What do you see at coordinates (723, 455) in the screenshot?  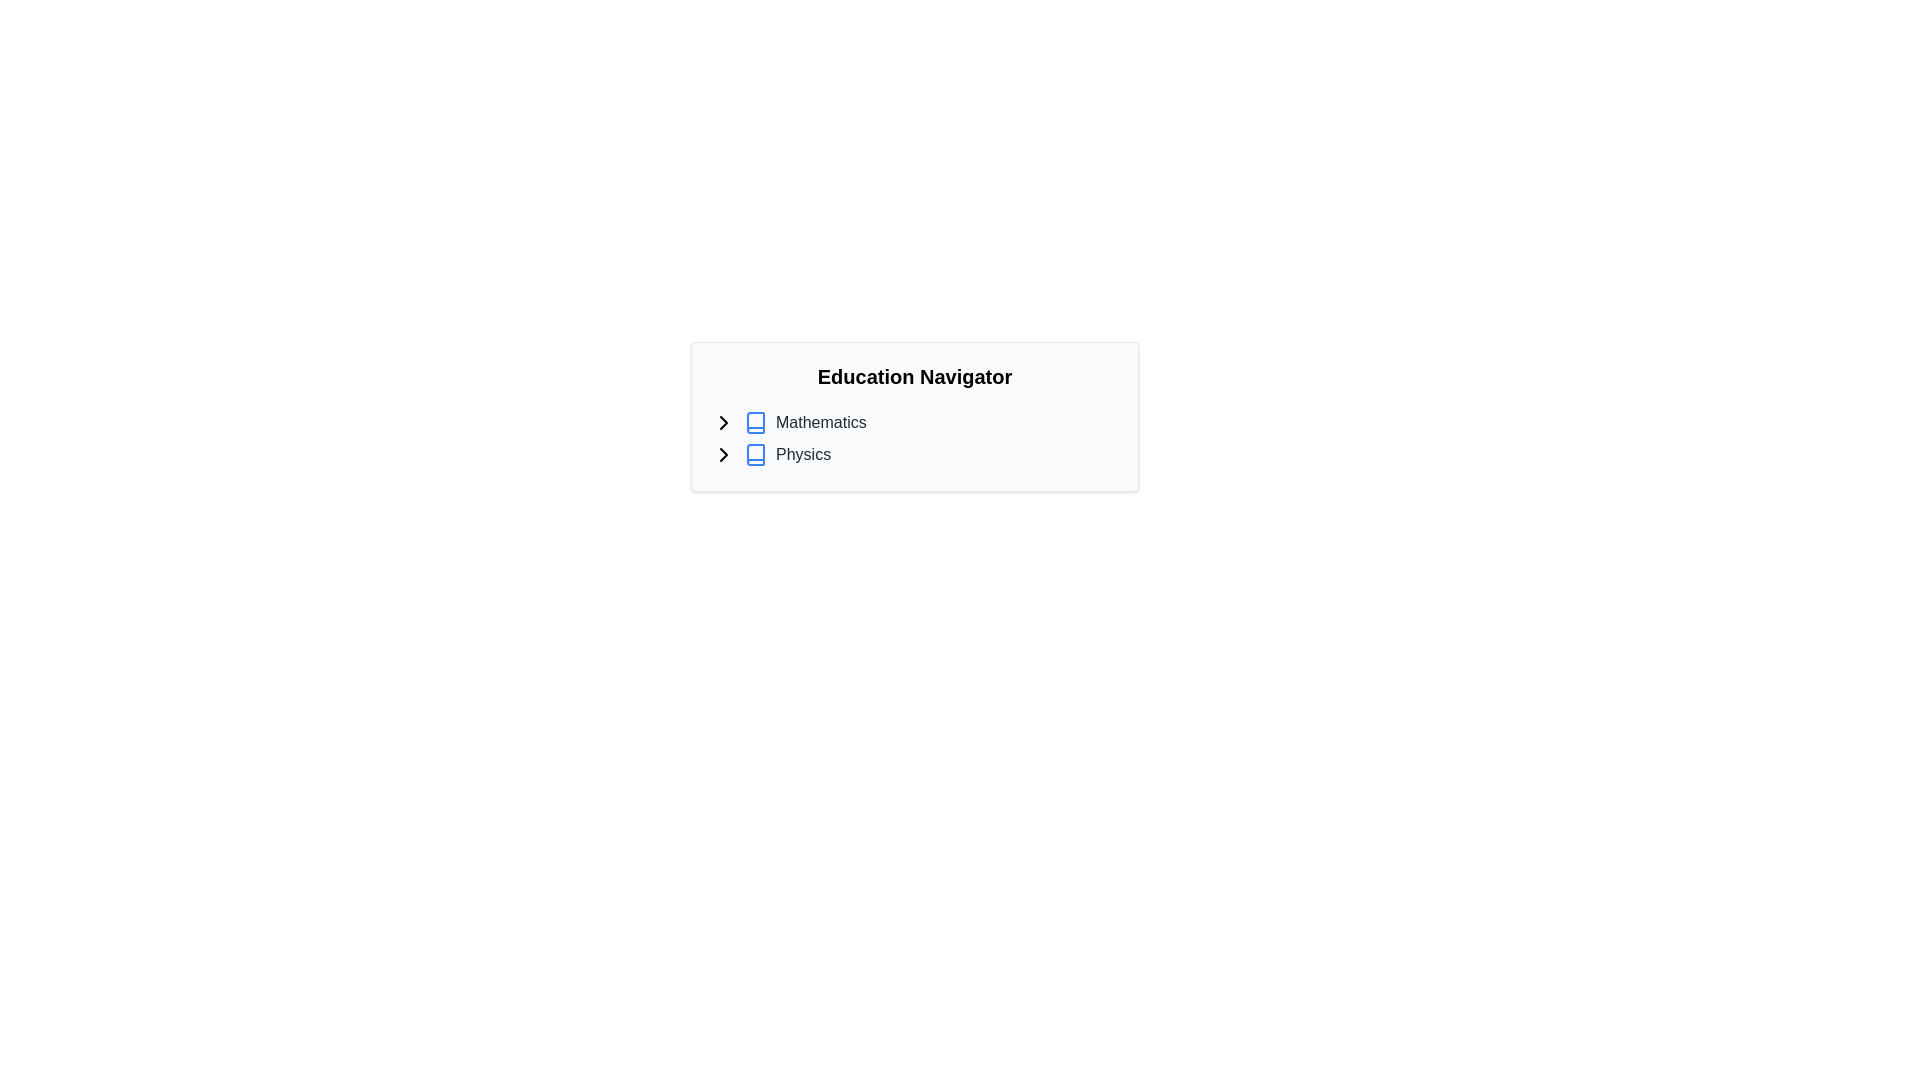 I see `the Chevron icon that indicates the 'Physics' section can be expanded or navigated to, located adjacent to the text 'Physics' and a book icon` at bounding box center [723, 455].